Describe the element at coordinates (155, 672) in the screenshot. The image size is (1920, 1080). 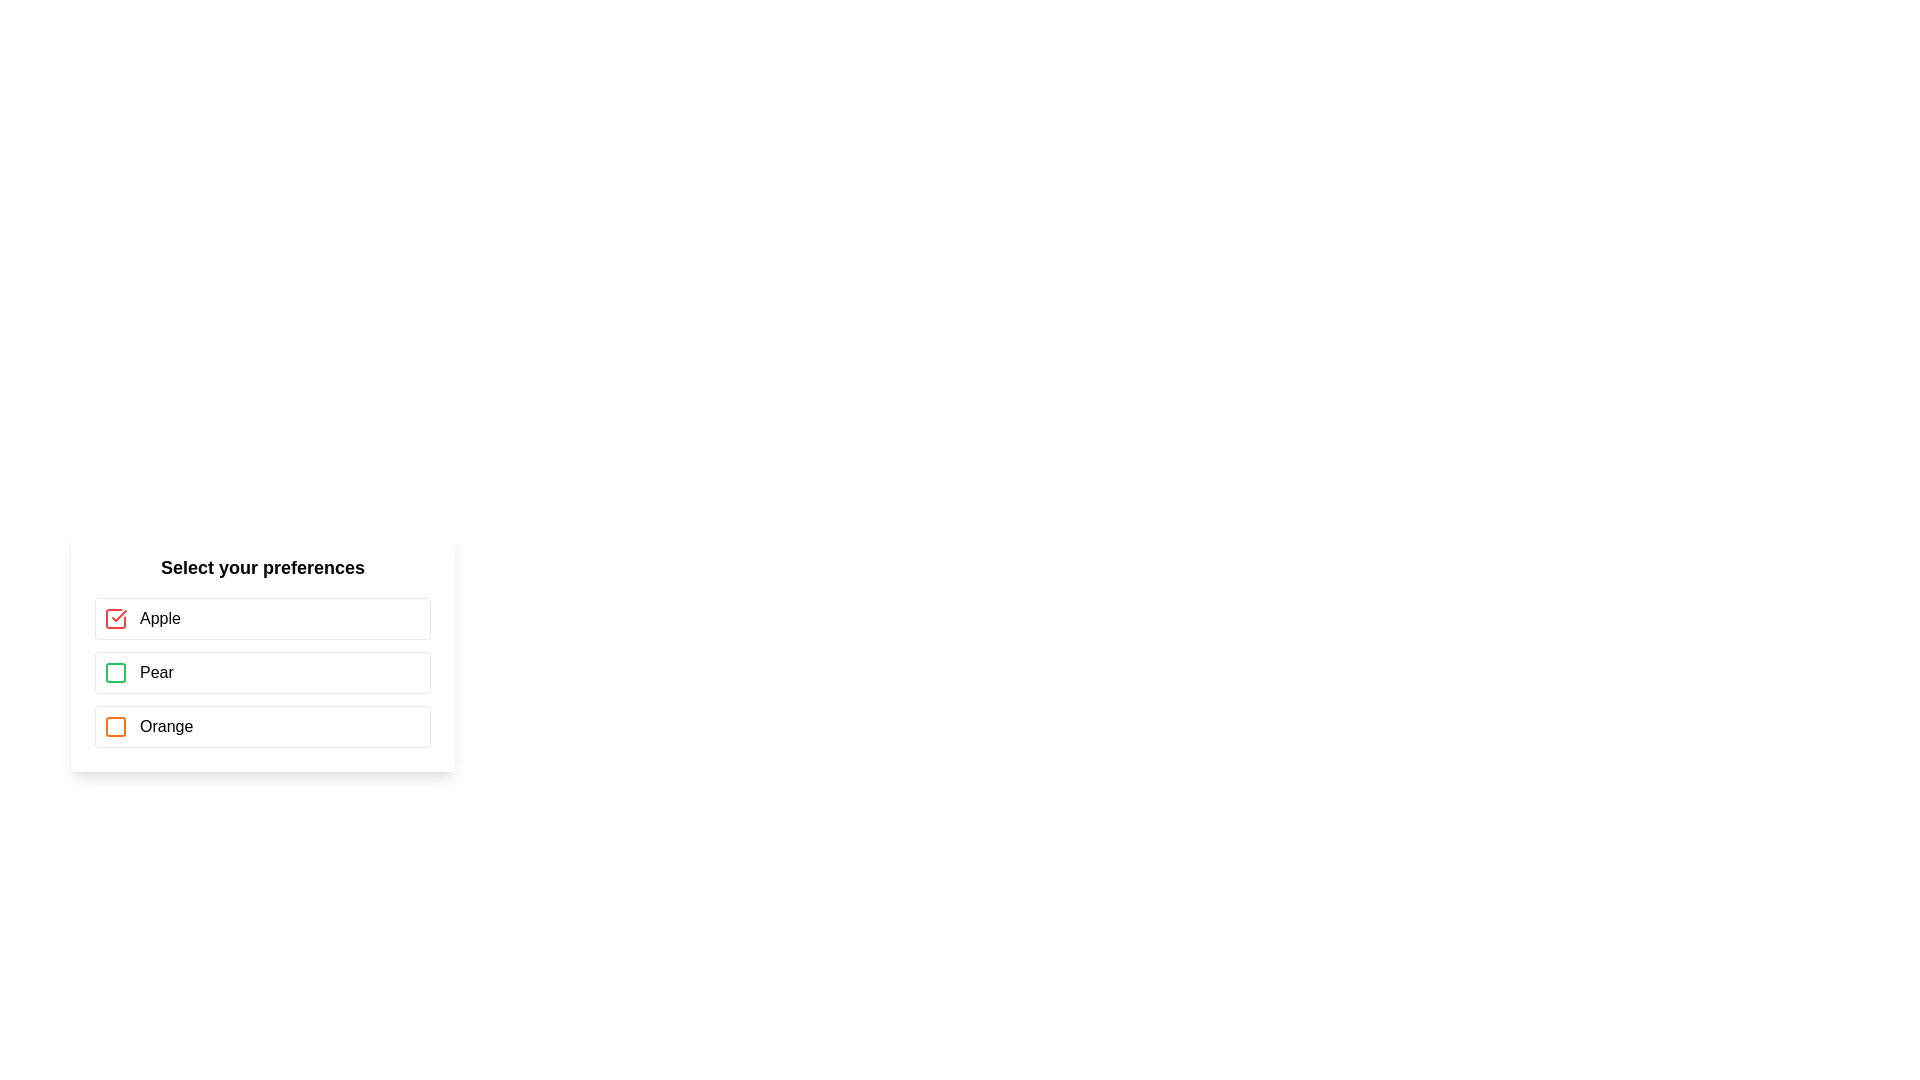
I see `the text label displaying 'Pear', which is positioned between the 'Apple' and 'Orange' items in the selectable item group` at that location.